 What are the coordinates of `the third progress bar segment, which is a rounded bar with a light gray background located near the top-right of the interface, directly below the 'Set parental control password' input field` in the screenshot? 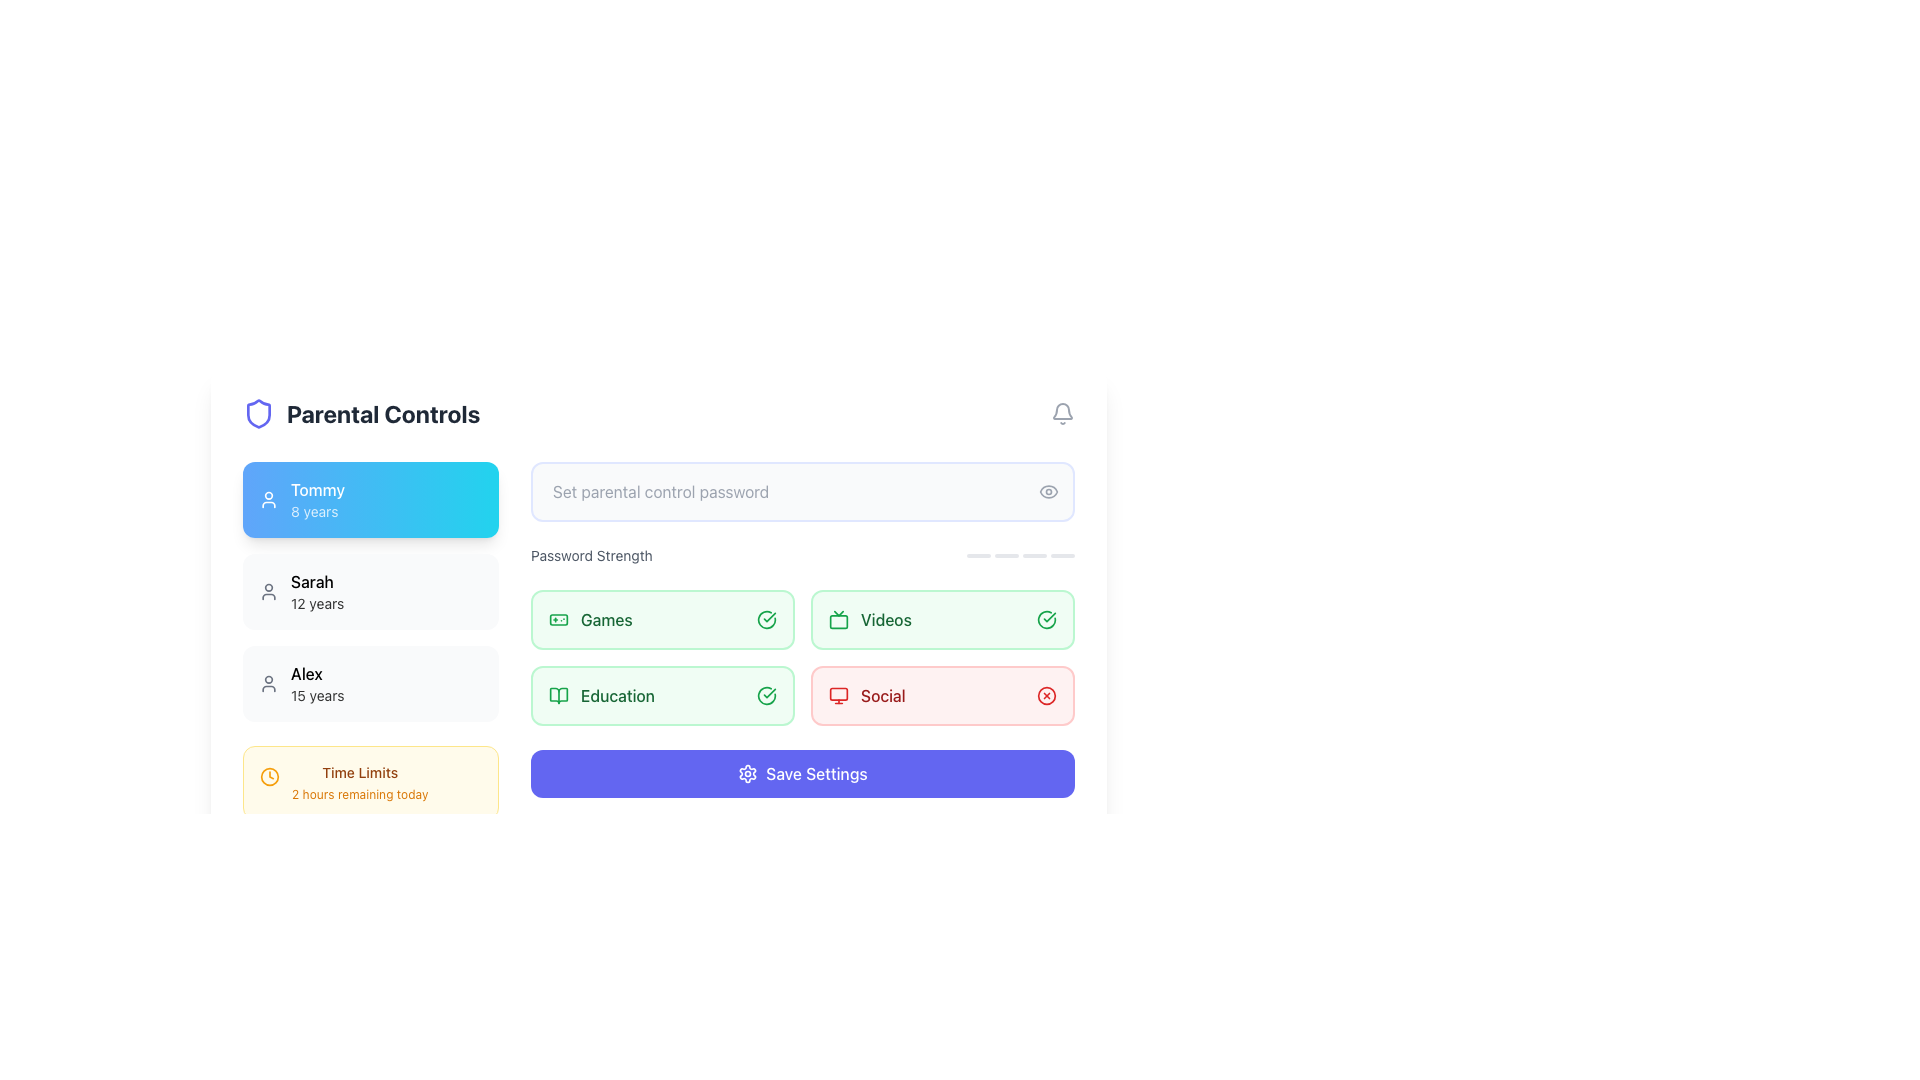 It's located at (1035, 555).